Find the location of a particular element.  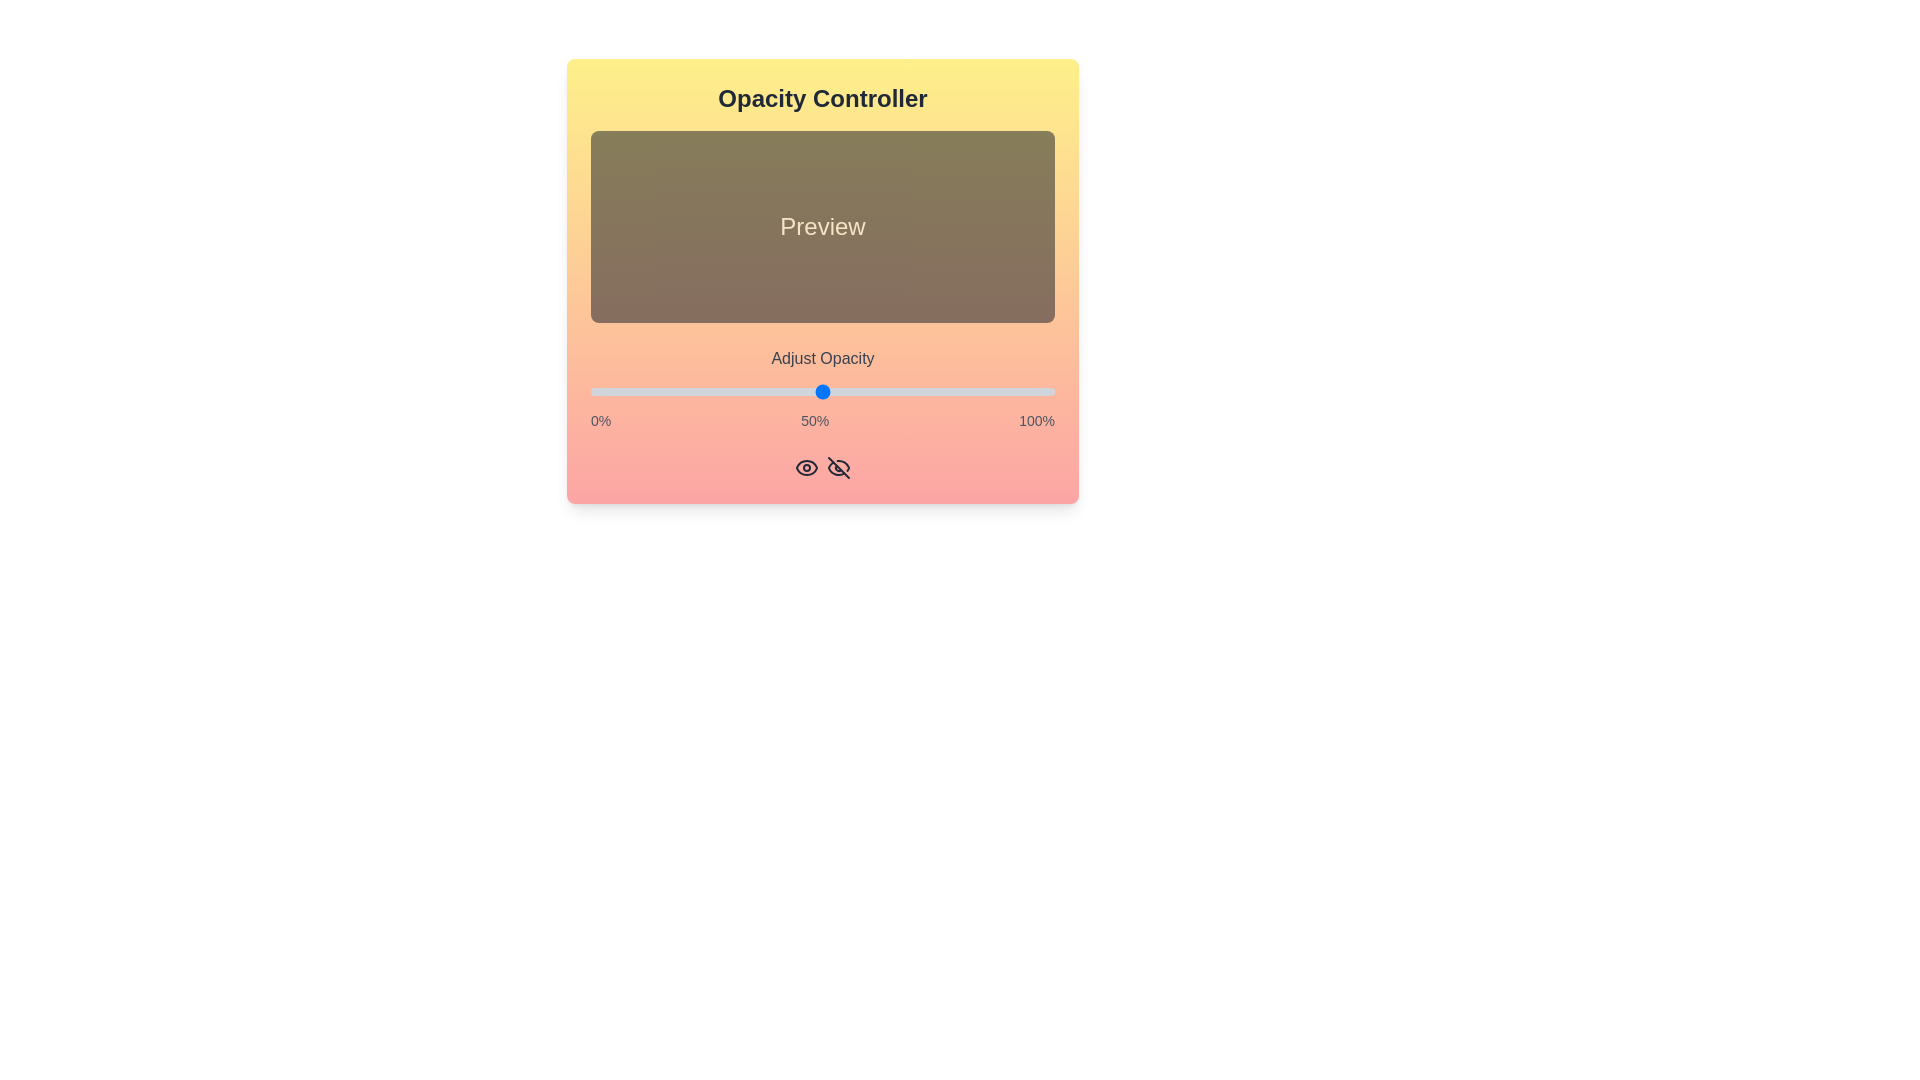

the opacity slider to 63% is located at coordinates (882, 392).